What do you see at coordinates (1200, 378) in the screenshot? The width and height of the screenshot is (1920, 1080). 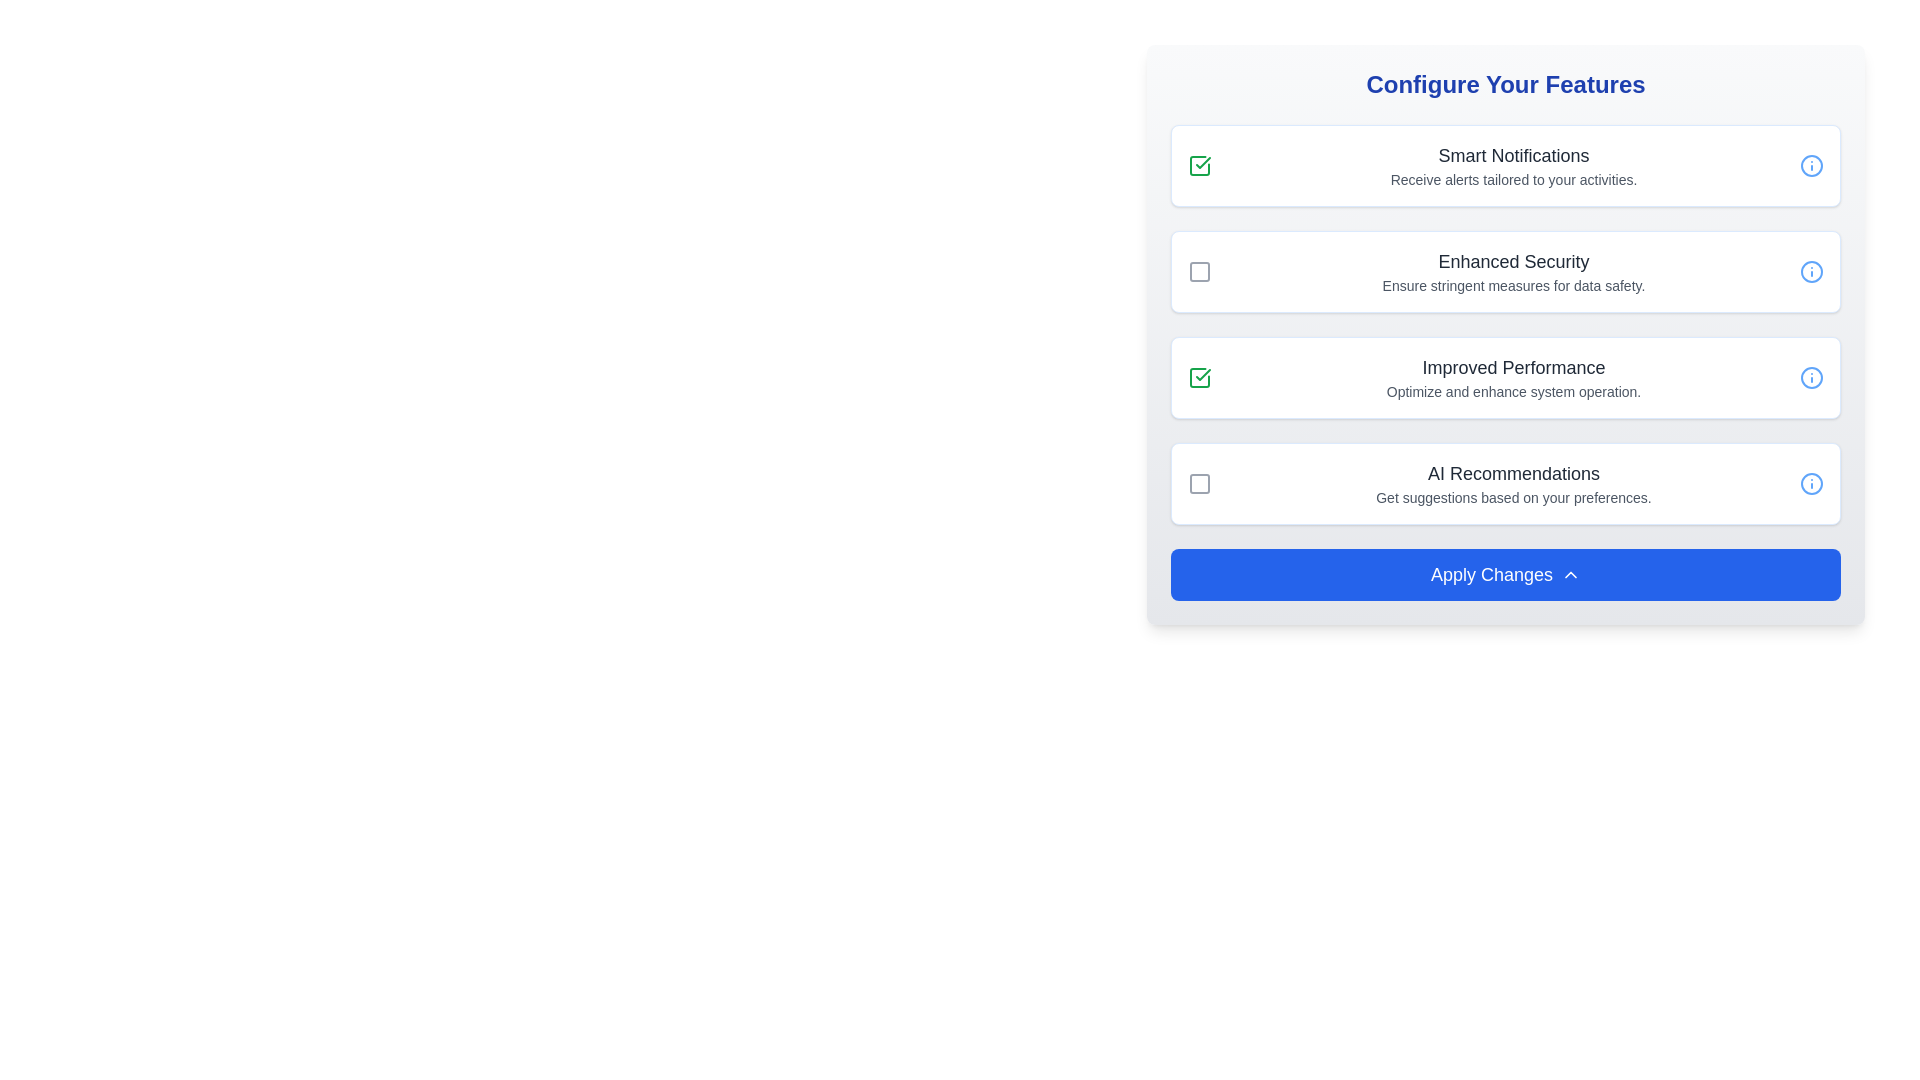 I see `the green-outlined checkbox with a checkmark next to the 'Improved Performance' option` at bounding box center [1200, 378].